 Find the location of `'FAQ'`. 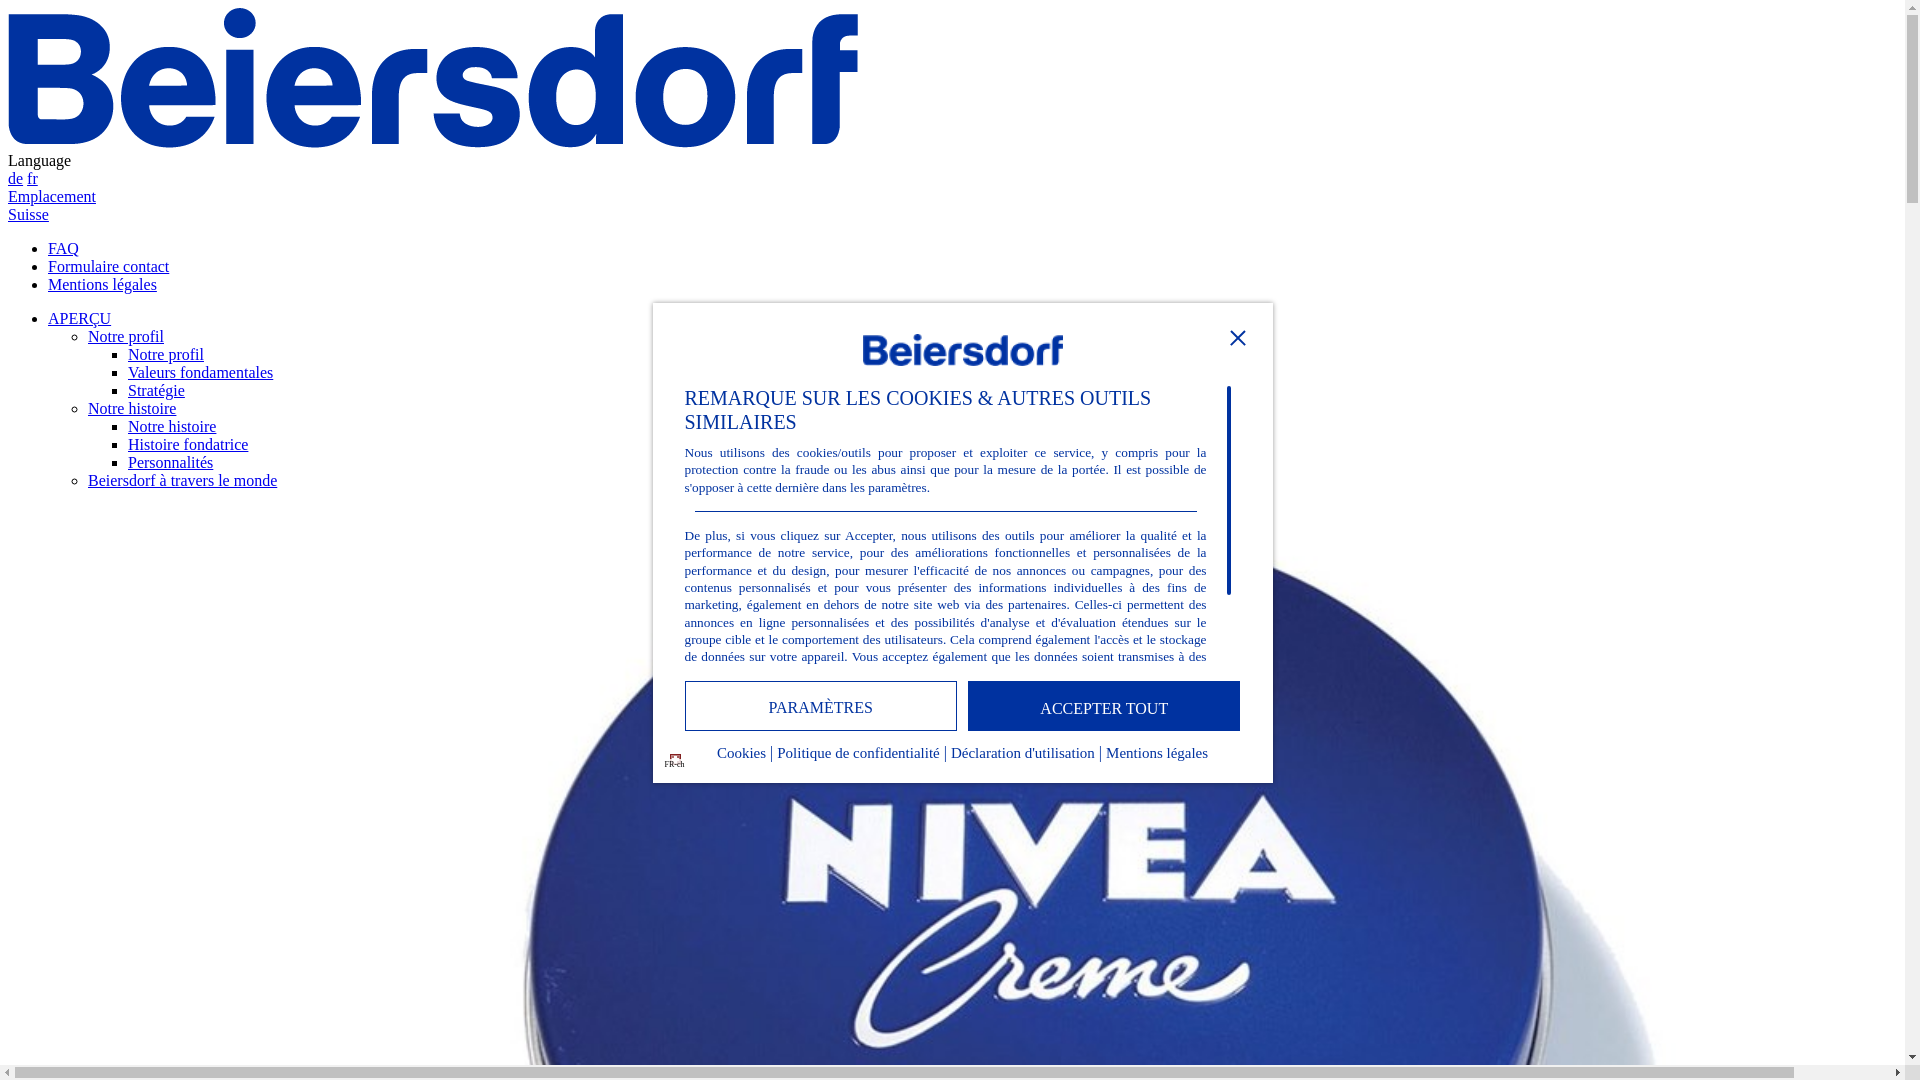

'FAQ' is located at coordinates (63, 247).